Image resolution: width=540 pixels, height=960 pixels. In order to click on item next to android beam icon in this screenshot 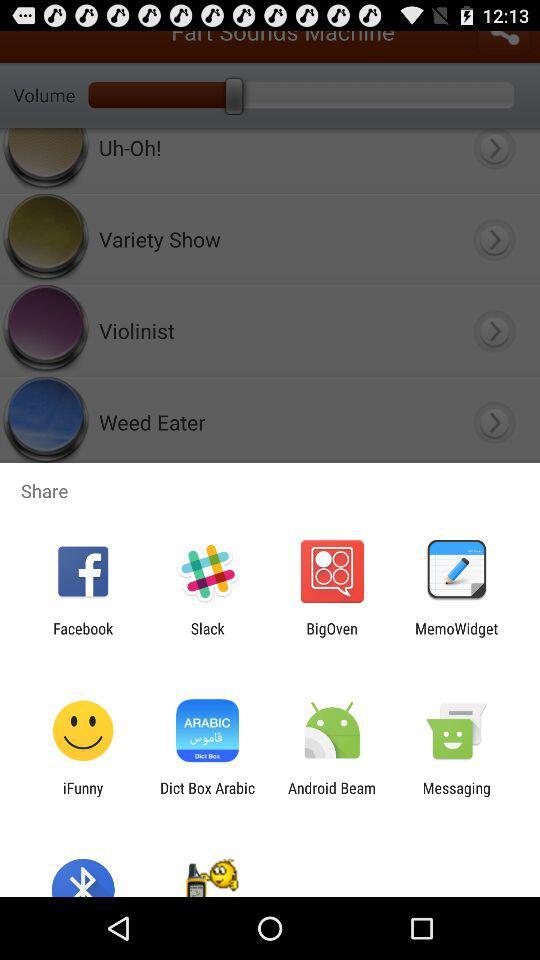, I will do `click(206, 796)`.